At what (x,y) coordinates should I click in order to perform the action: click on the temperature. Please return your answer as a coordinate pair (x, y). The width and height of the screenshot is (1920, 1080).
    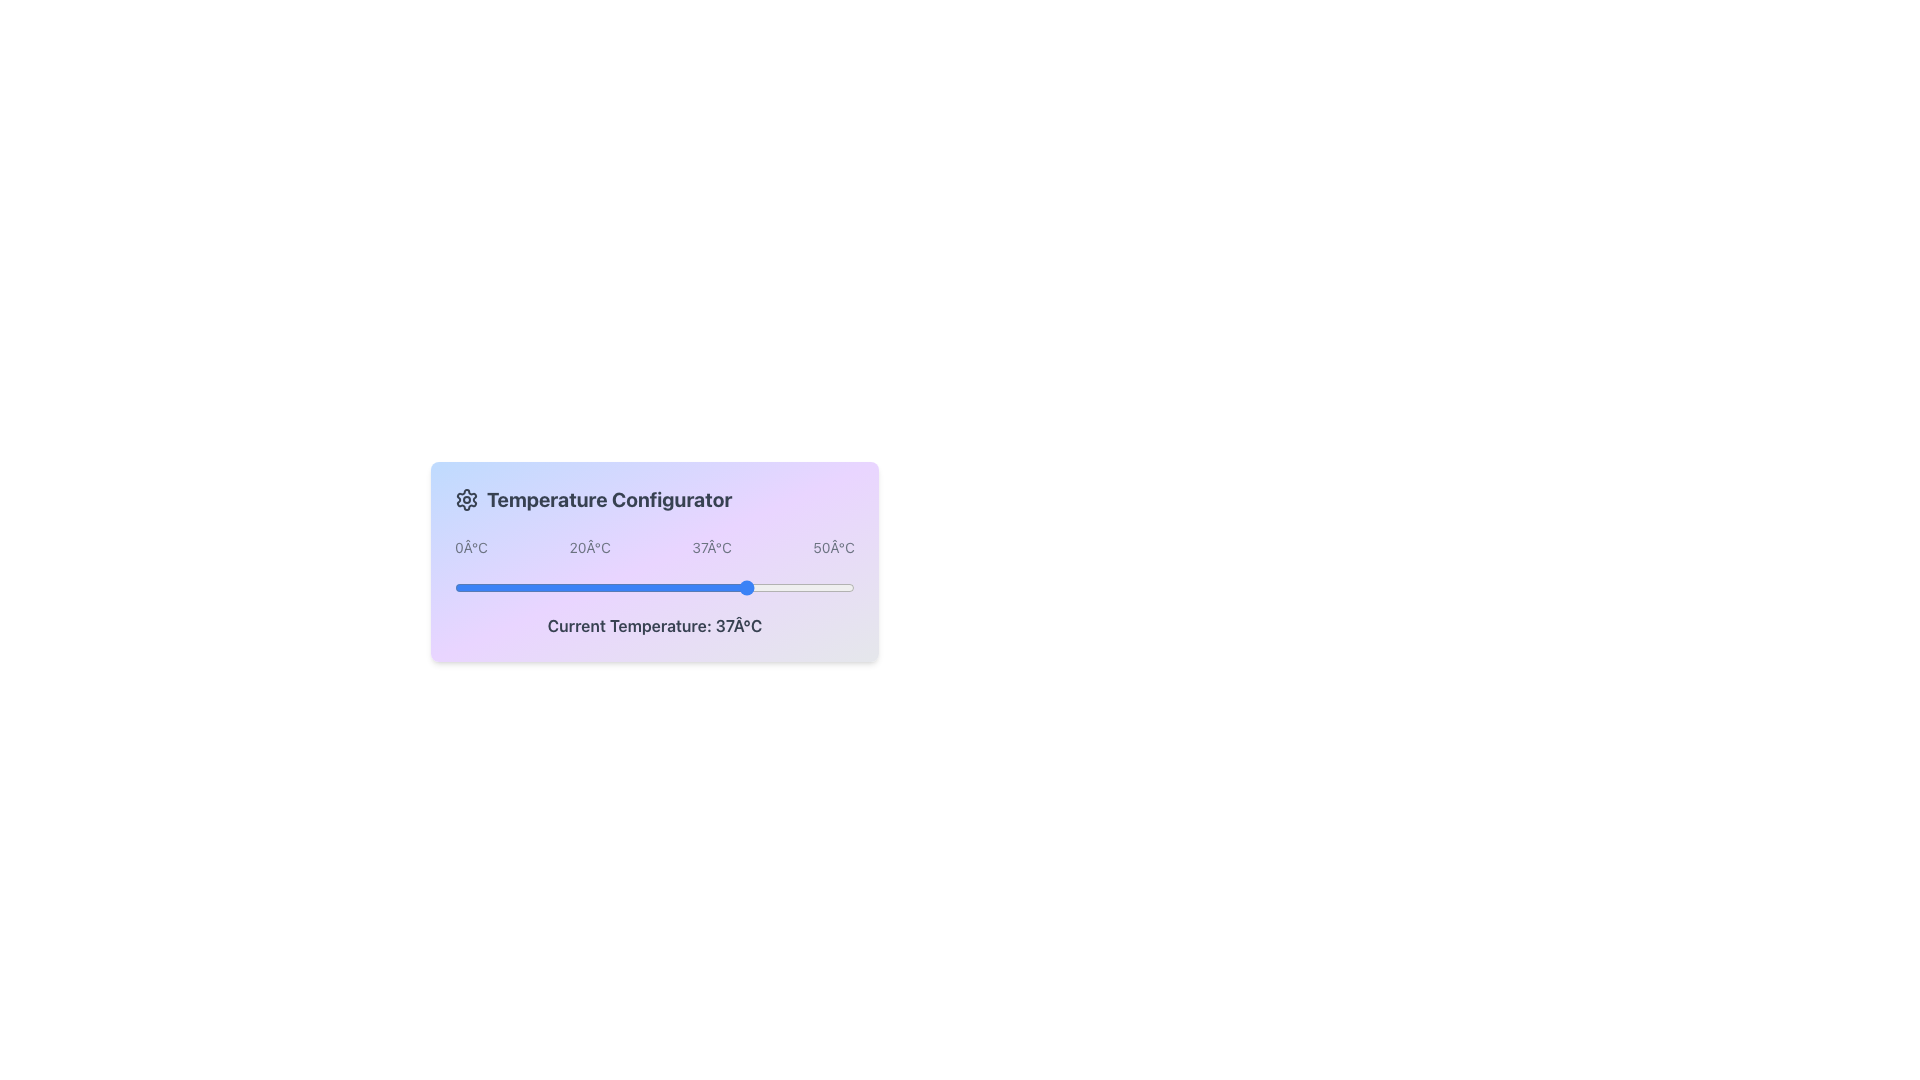
    Looking at the image, I should click on (695, 586).